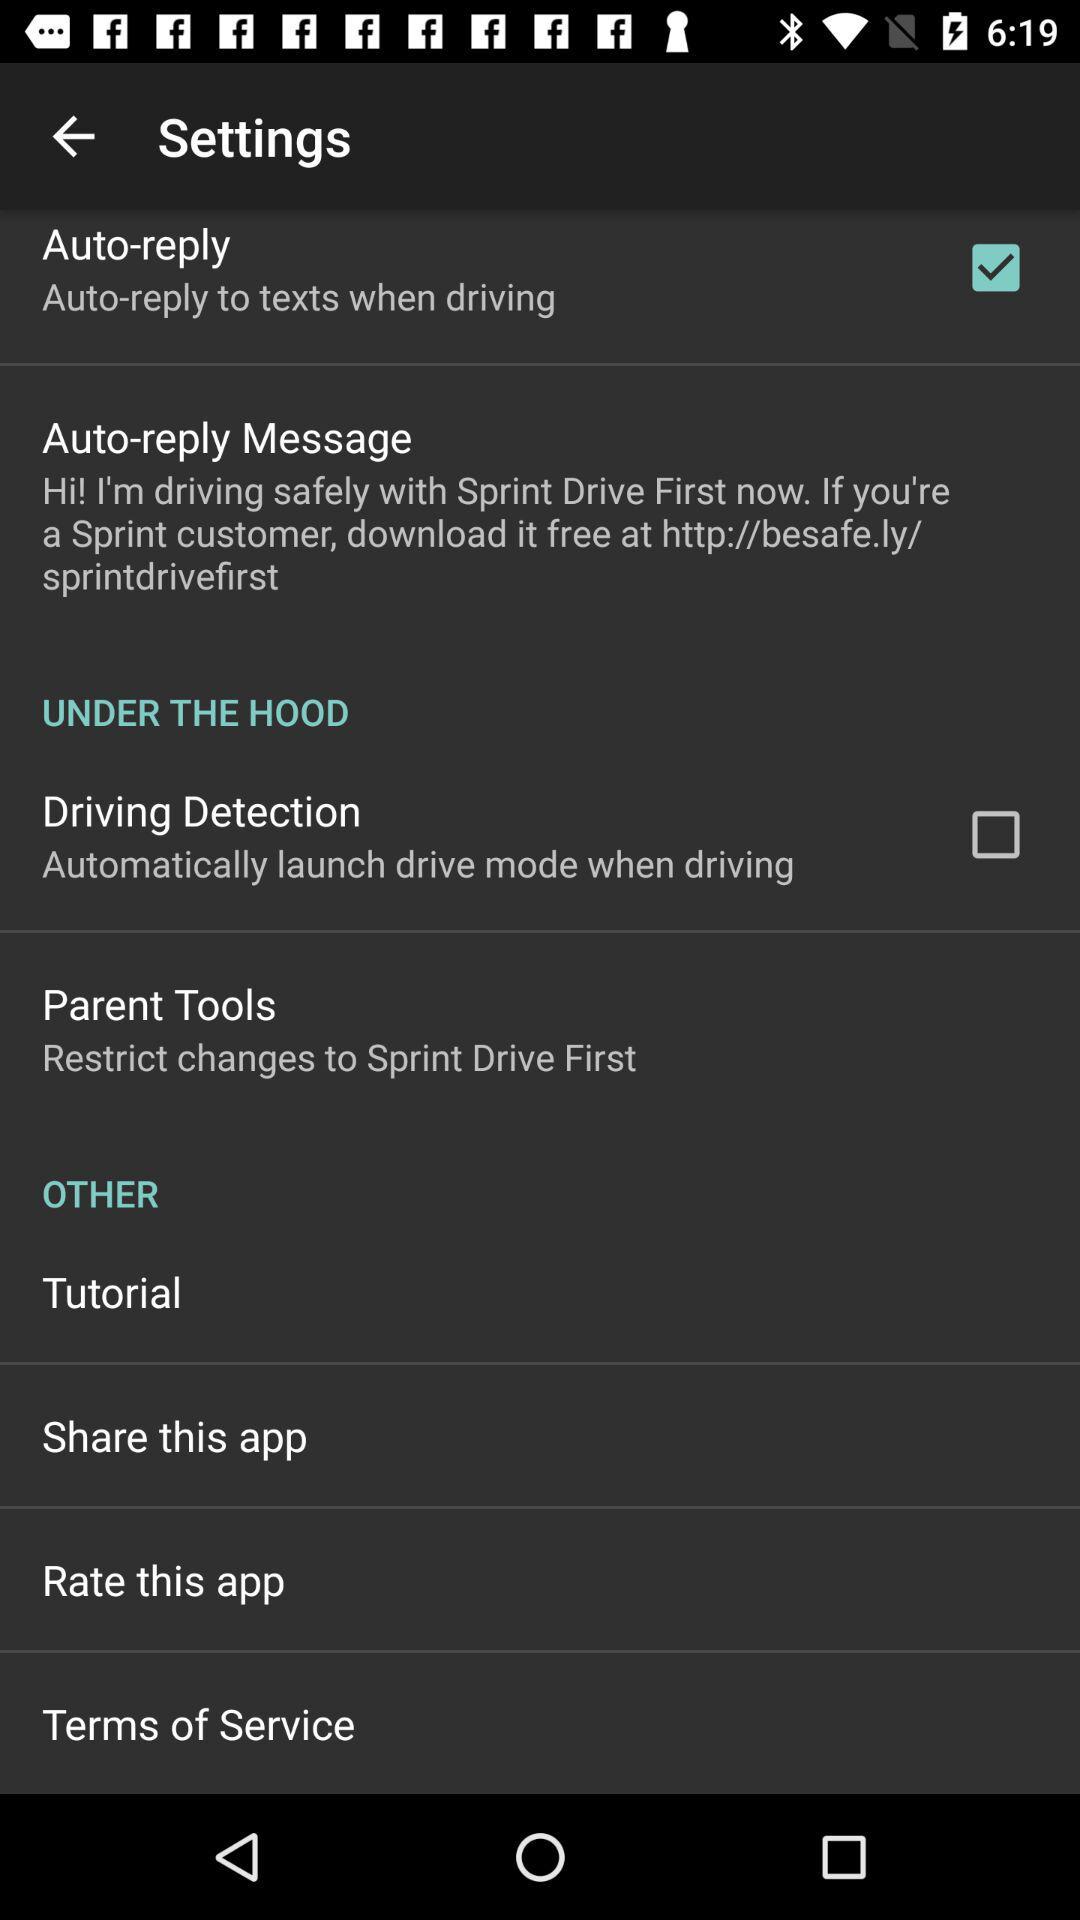 This screenshot has height=1920, width=1080. What do you see at coordinates (540, 1172) in the screenshot?
I see `the item below restrict changes to item` at bounding box center [540, 1172].